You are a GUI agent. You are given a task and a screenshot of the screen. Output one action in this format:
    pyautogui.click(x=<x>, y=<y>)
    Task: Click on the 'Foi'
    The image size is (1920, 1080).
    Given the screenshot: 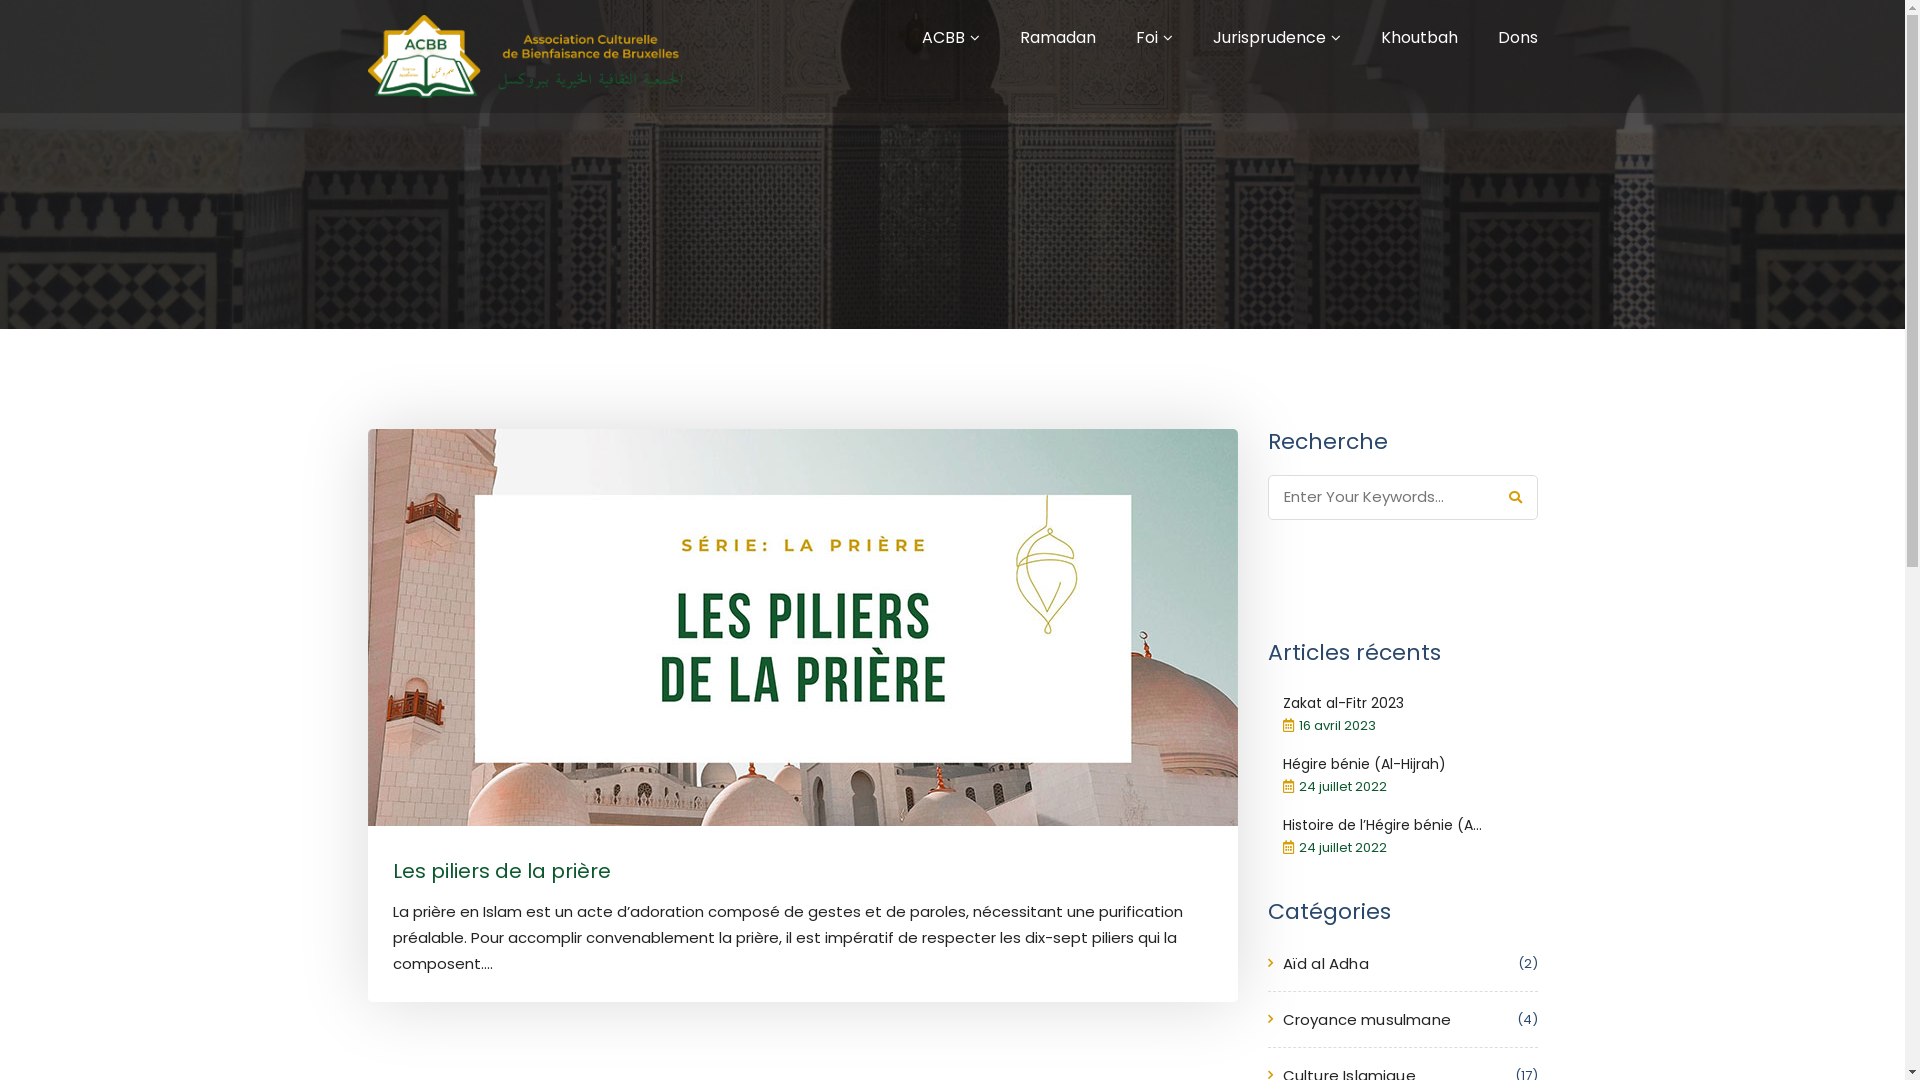 What is the action you would take?
    pyautogui.click(x=1147, y=37)
    